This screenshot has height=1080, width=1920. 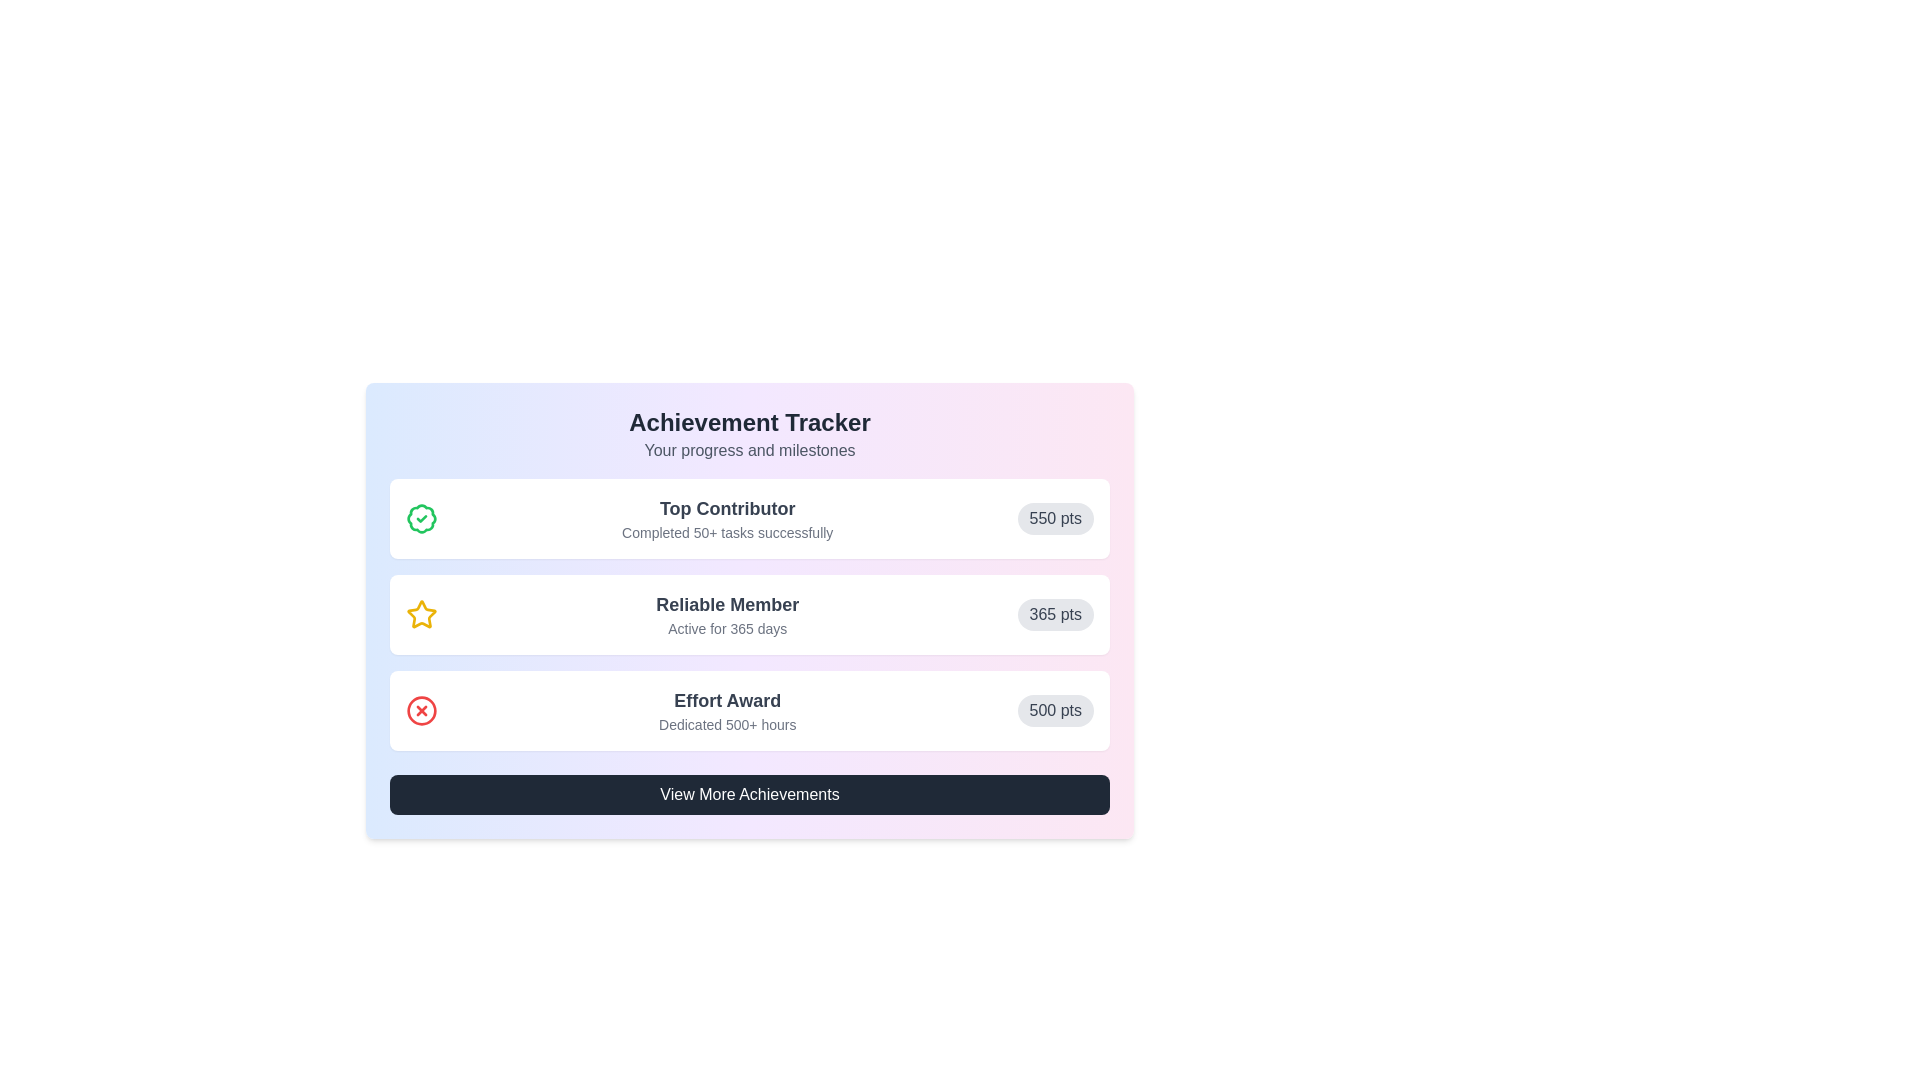 What do you see at coordinates (726, 709) in the screenshot?
I see `the Text Label displaying 'Effort Award' with the smaller text 'Dedicated 500+ hours' located in the middle of the third row of award items` at bounding box center [726, 709].